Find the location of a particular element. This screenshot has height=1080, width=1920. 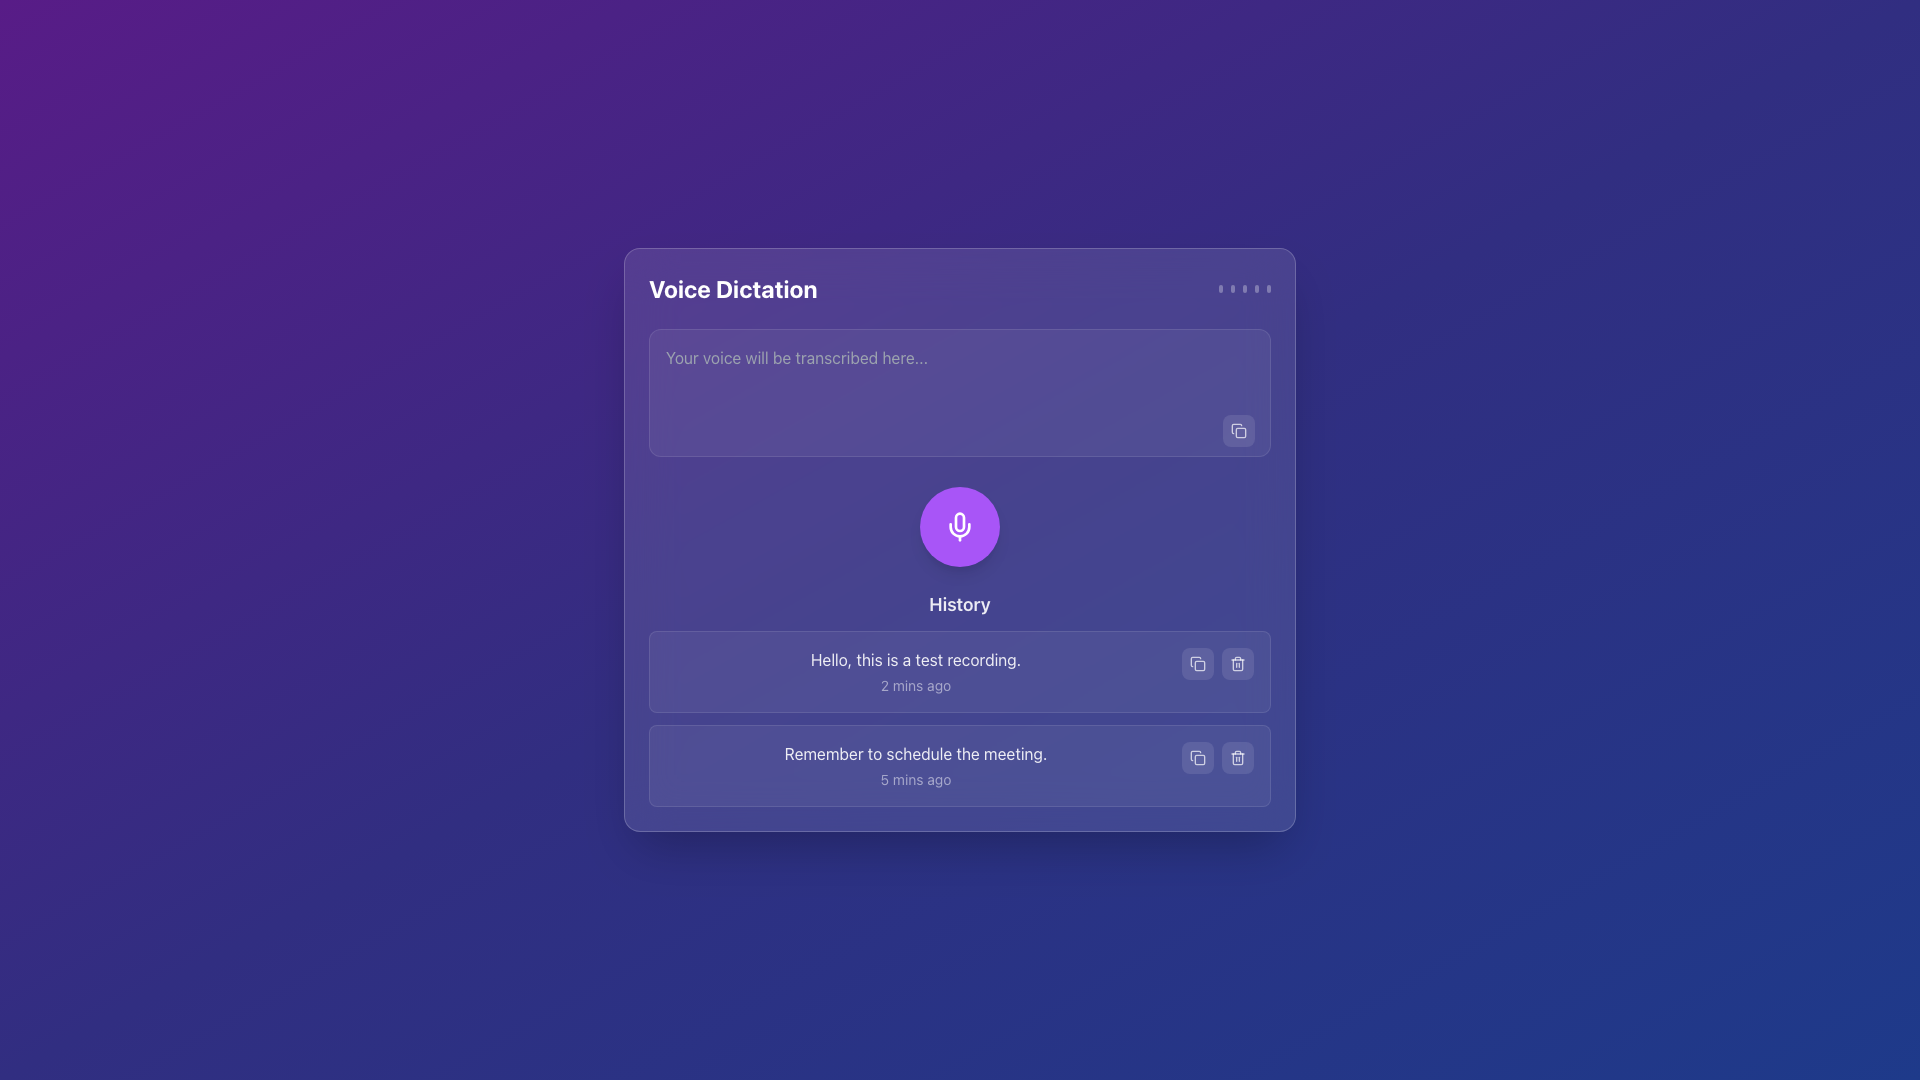

the delete button located on the right-hand side of the second item in the list is located at coordinates (1237, 663).